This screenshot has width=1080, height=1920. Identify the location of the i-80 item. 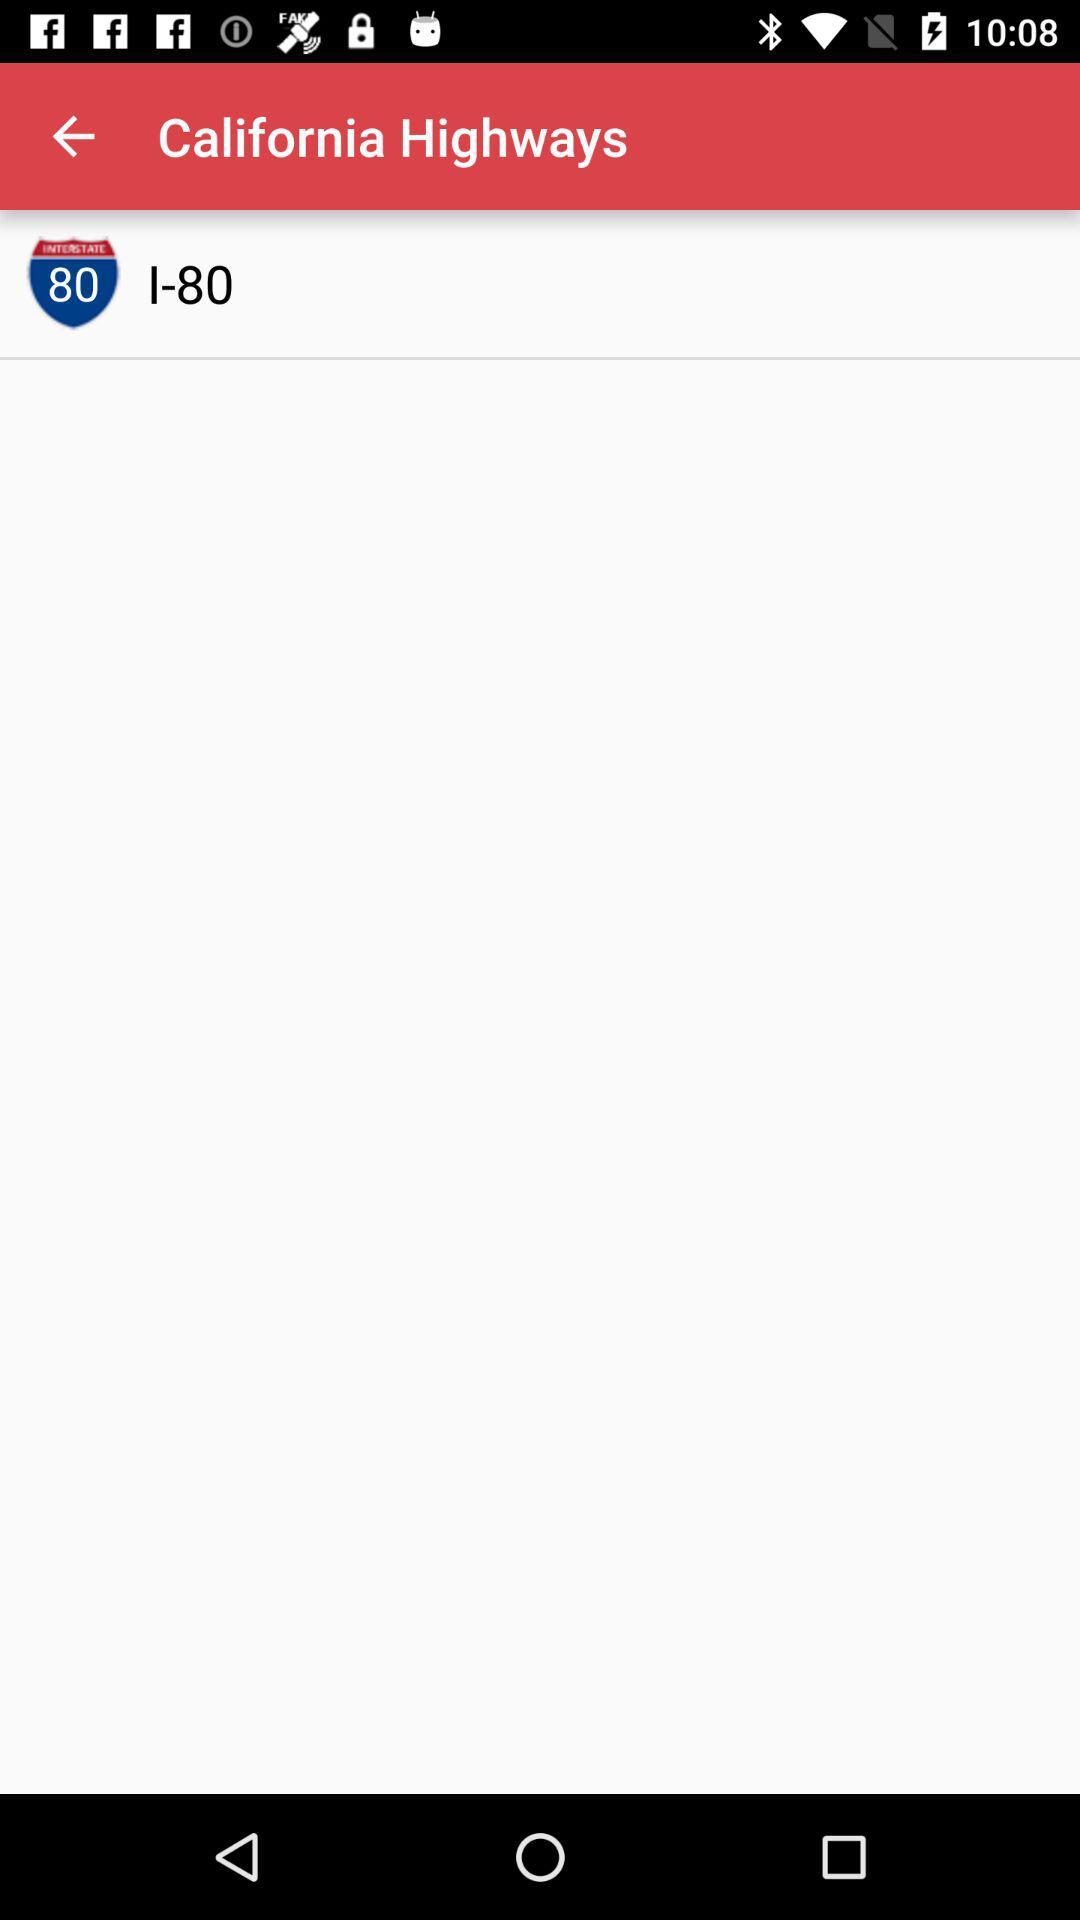
(190, 282).